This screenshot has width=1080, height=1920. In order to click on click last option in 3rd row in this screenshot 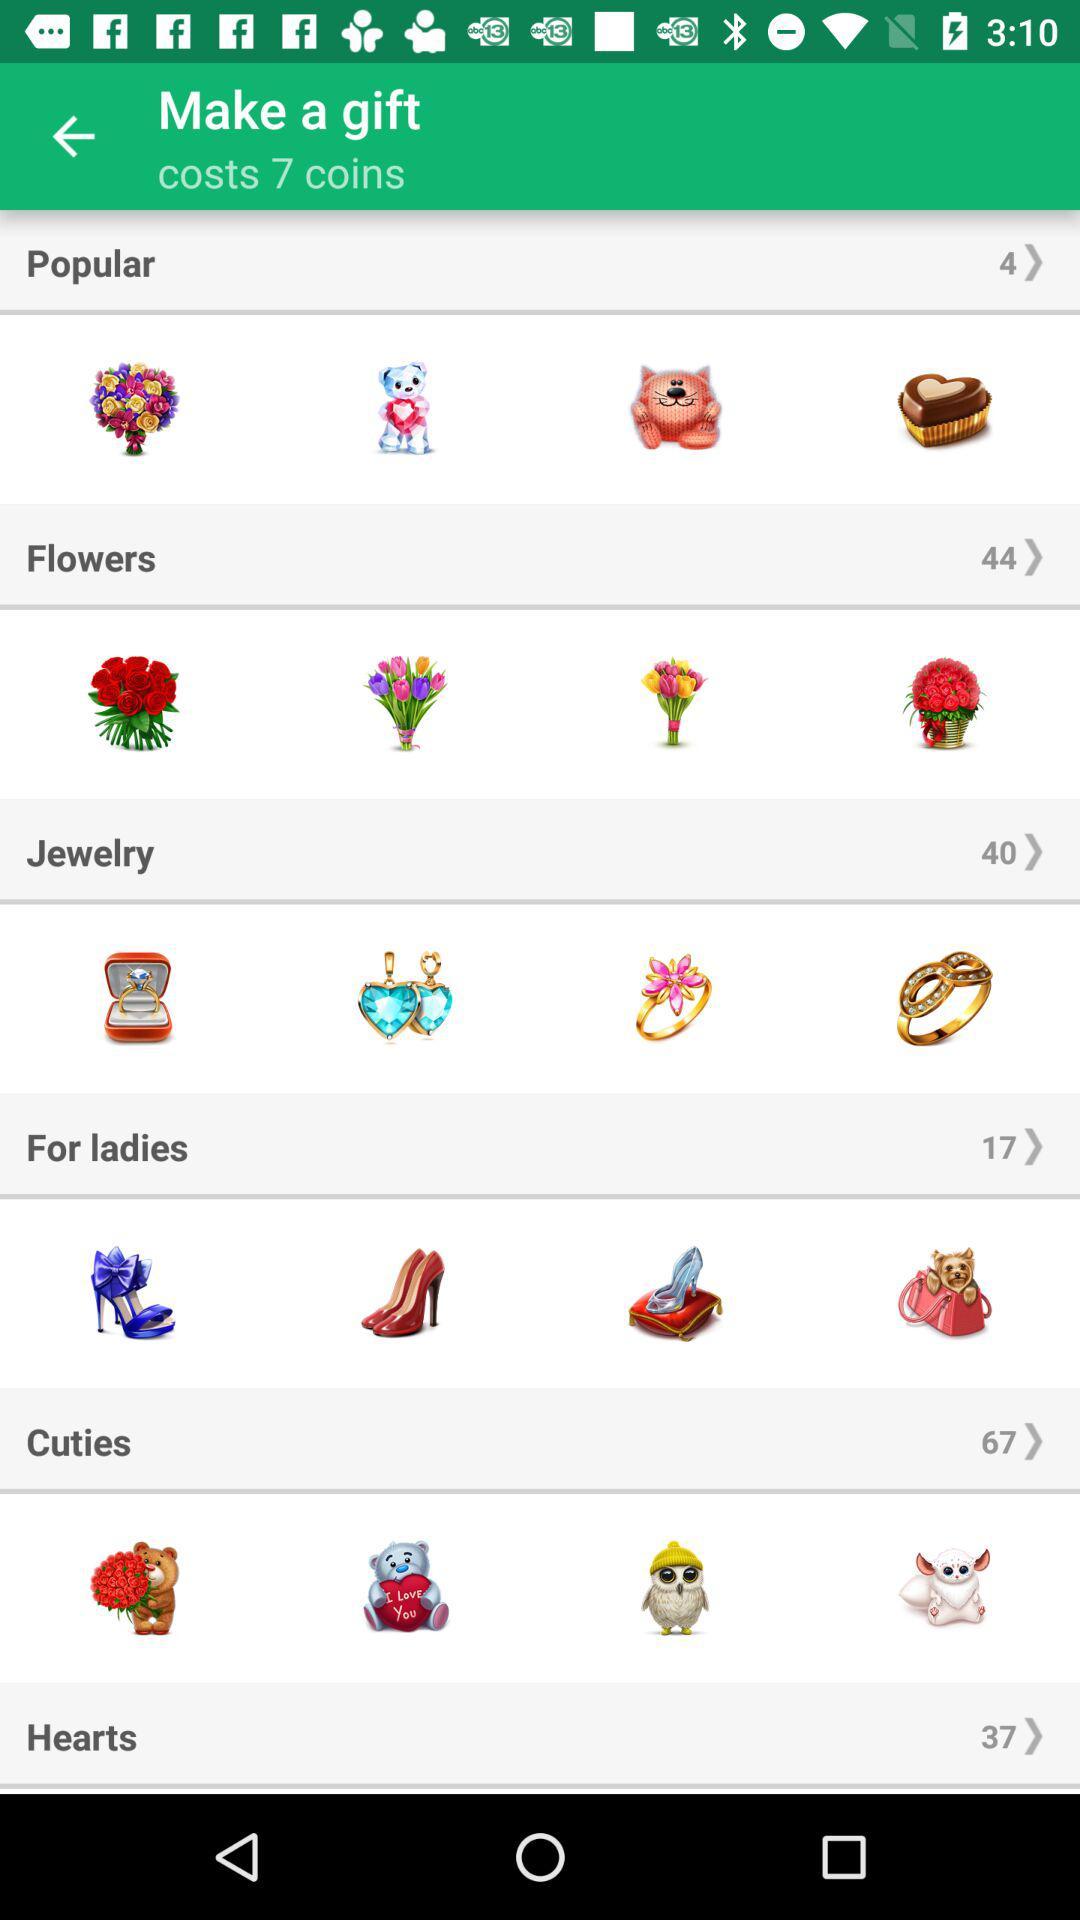, I will do `click(945, 998)`.